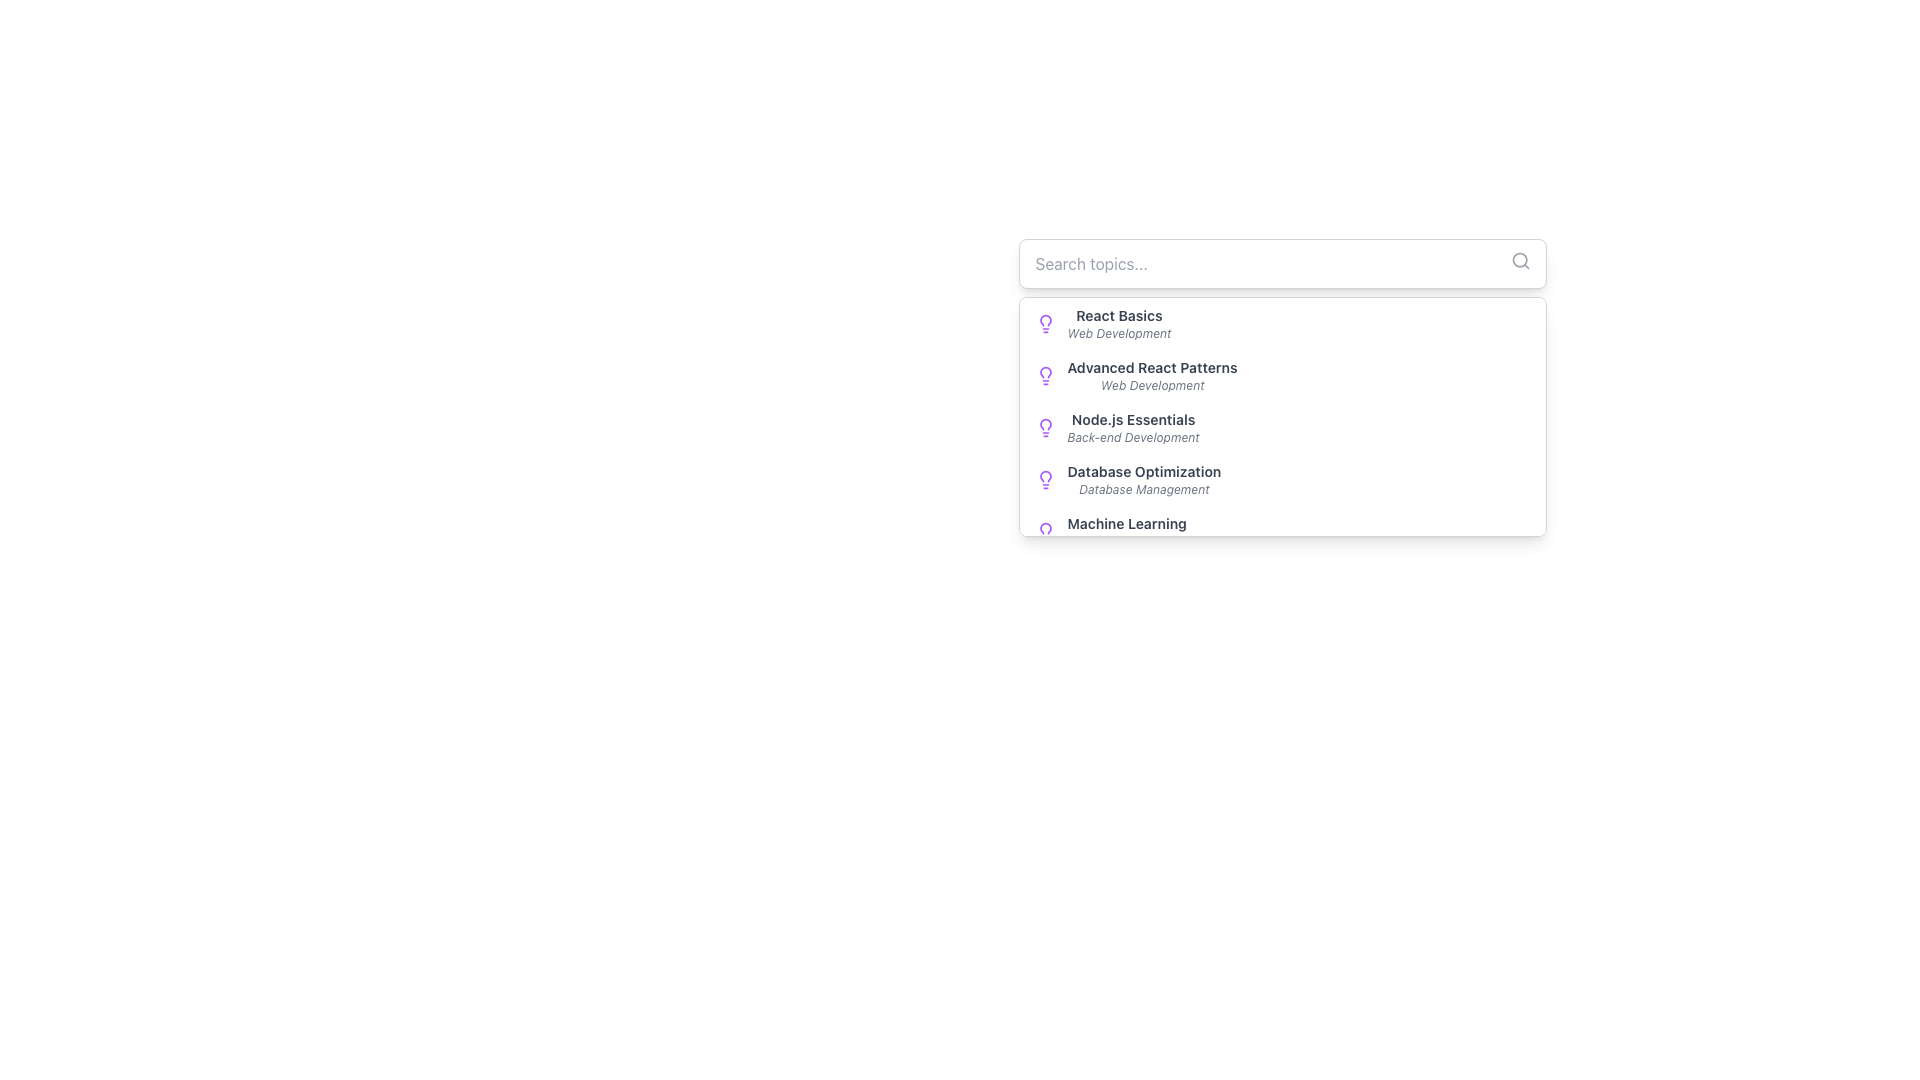  I want to click on the magnifying glass icon, which is outlined in light gray and positioned in the top-right corner of the dropdown search interface, aligned vertically with the search input area, so click(1520, 260).